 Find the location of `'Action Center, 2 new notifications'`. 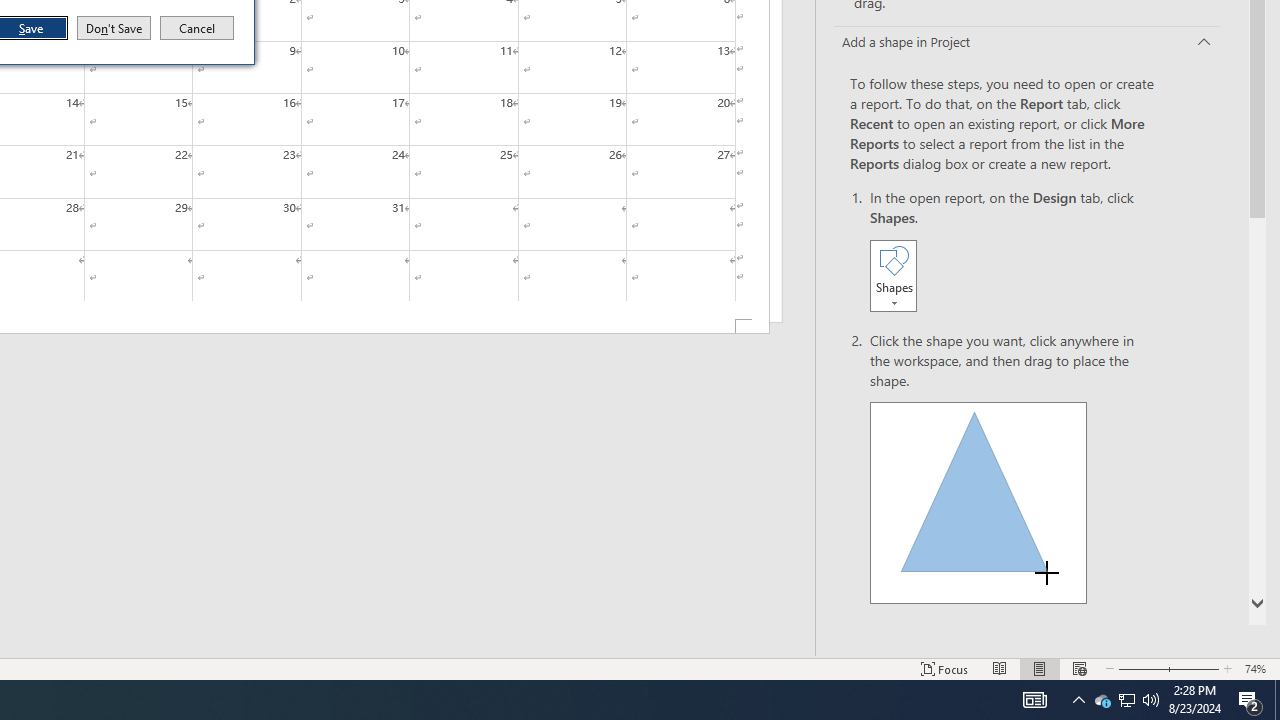

'Action Center, 2 new notifications' is located at coordinates (1250, 698).